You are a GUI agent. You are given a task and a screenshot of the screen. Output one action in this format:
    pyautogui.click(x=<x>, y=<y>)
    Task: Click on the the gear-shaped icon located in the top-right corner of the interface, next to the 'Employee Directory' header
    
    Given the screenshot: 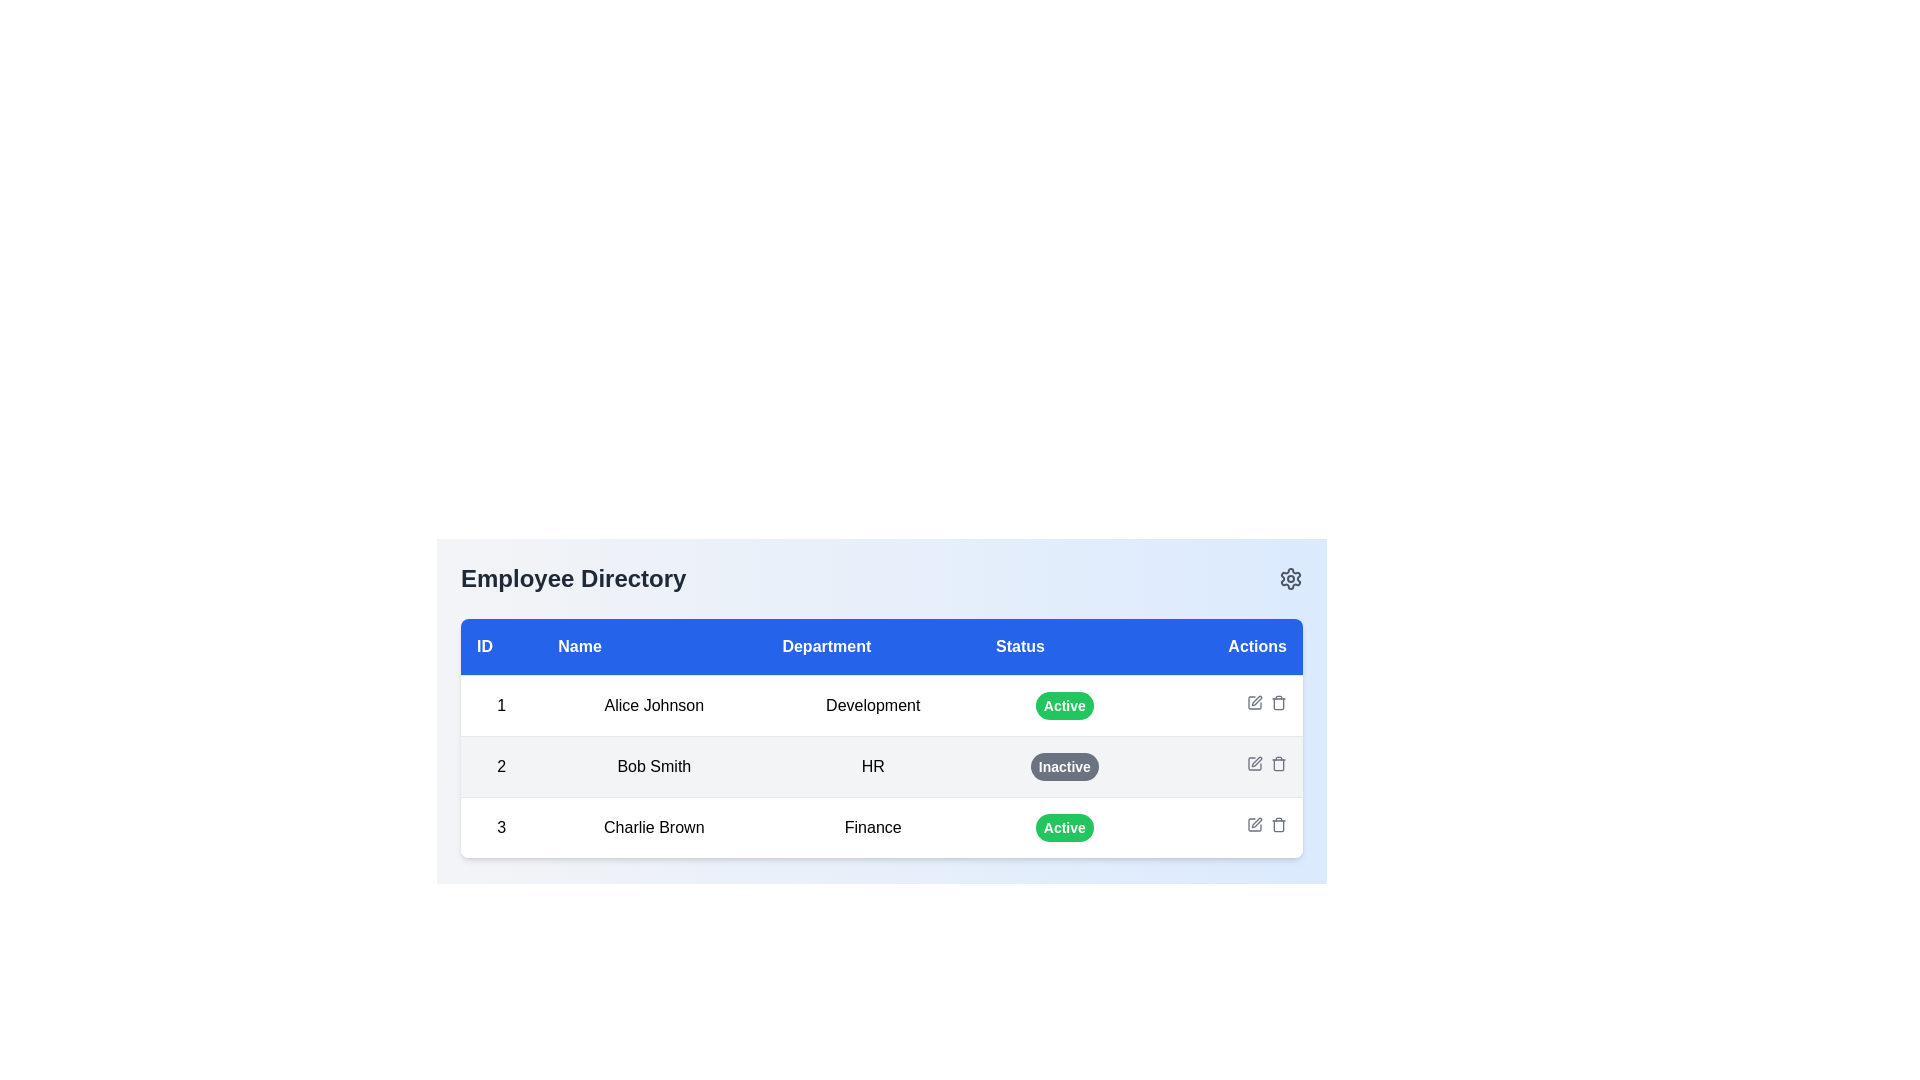 What is the action you would take?
    pyautogui.click(x=1291, y=578)
    